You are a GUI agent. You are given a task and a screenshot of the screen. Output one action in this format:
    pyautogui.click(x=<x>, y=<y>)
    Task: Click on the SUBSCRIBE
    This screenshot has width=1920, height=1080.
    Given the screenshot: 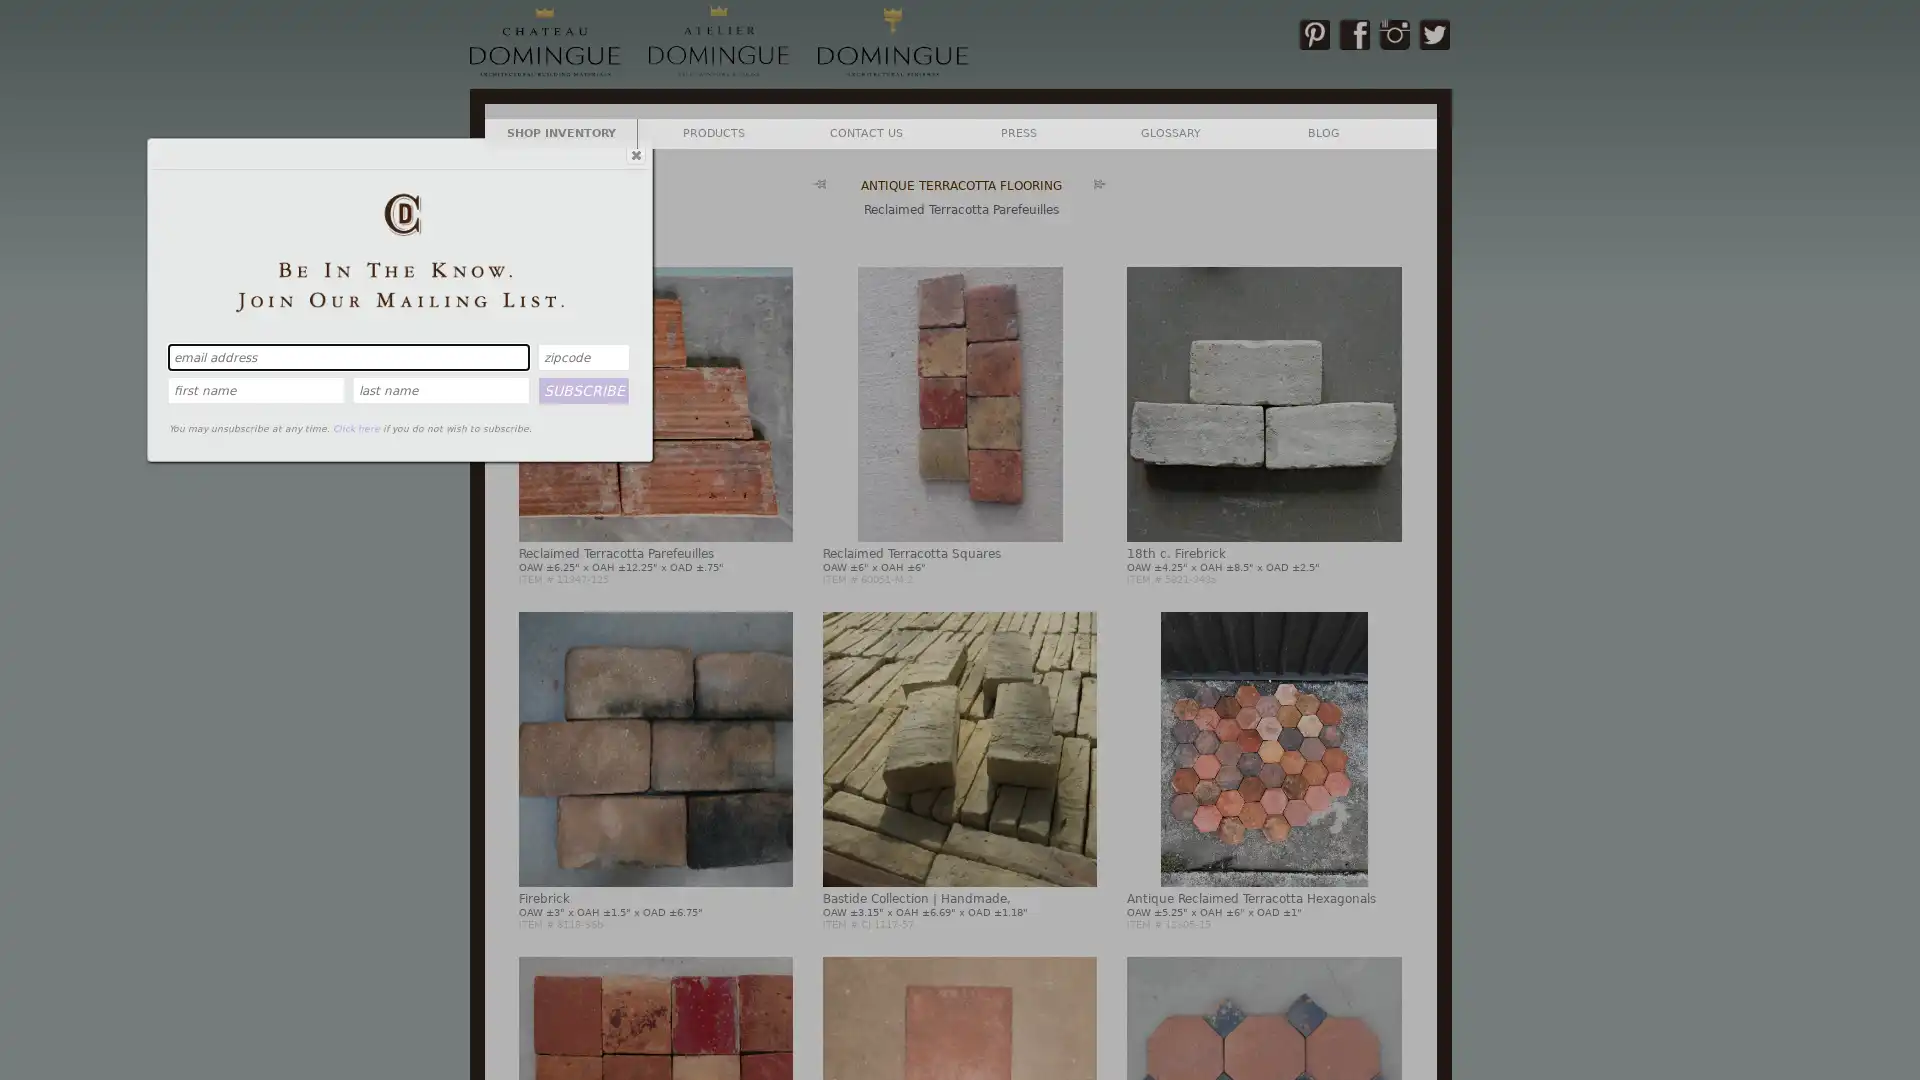 What is the action you would take?
    pyautogui.click(x=583, y=389)
    